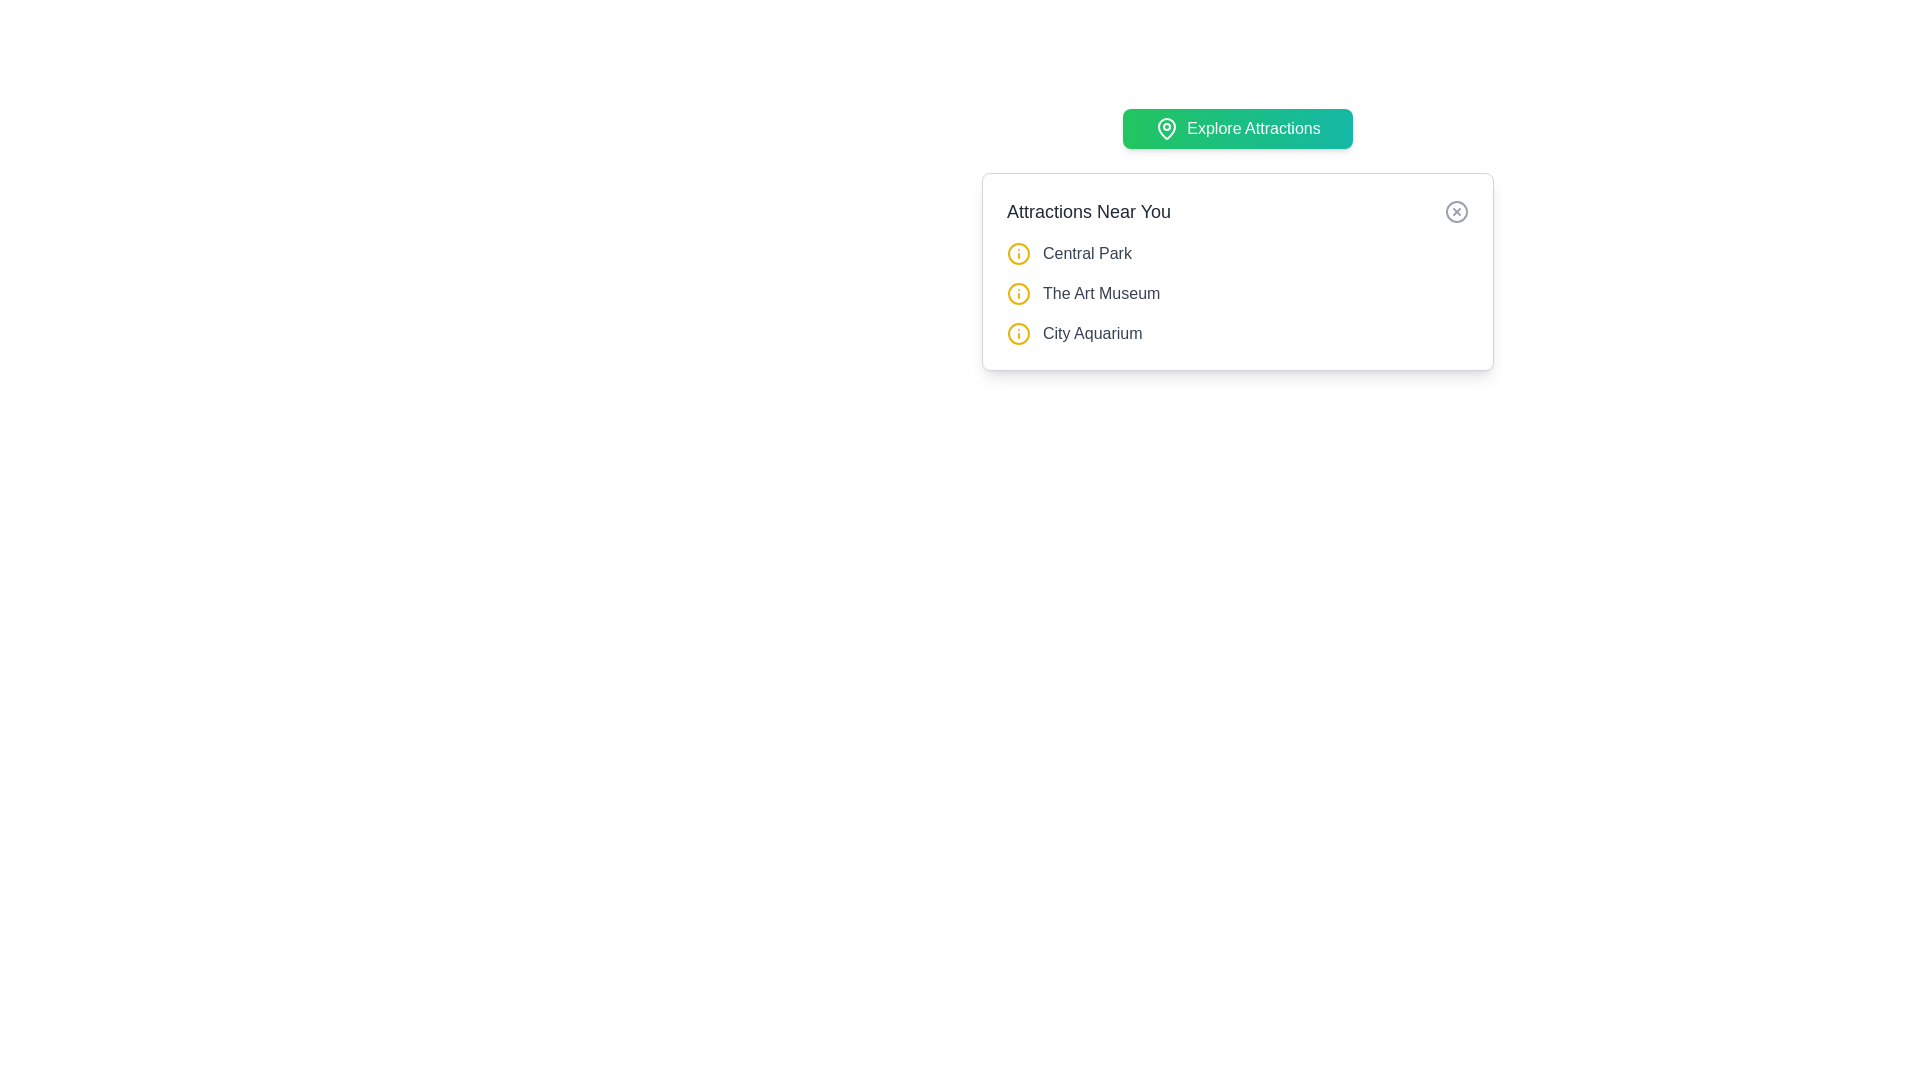 This screenshot has width=1920, height=1080. I want to click on the text label 'The Art Museum' located in the Attractions Near You section, positioned as the second item, to the right of a circular yellow icon with an 'i' symbol, so click(1100, 293).